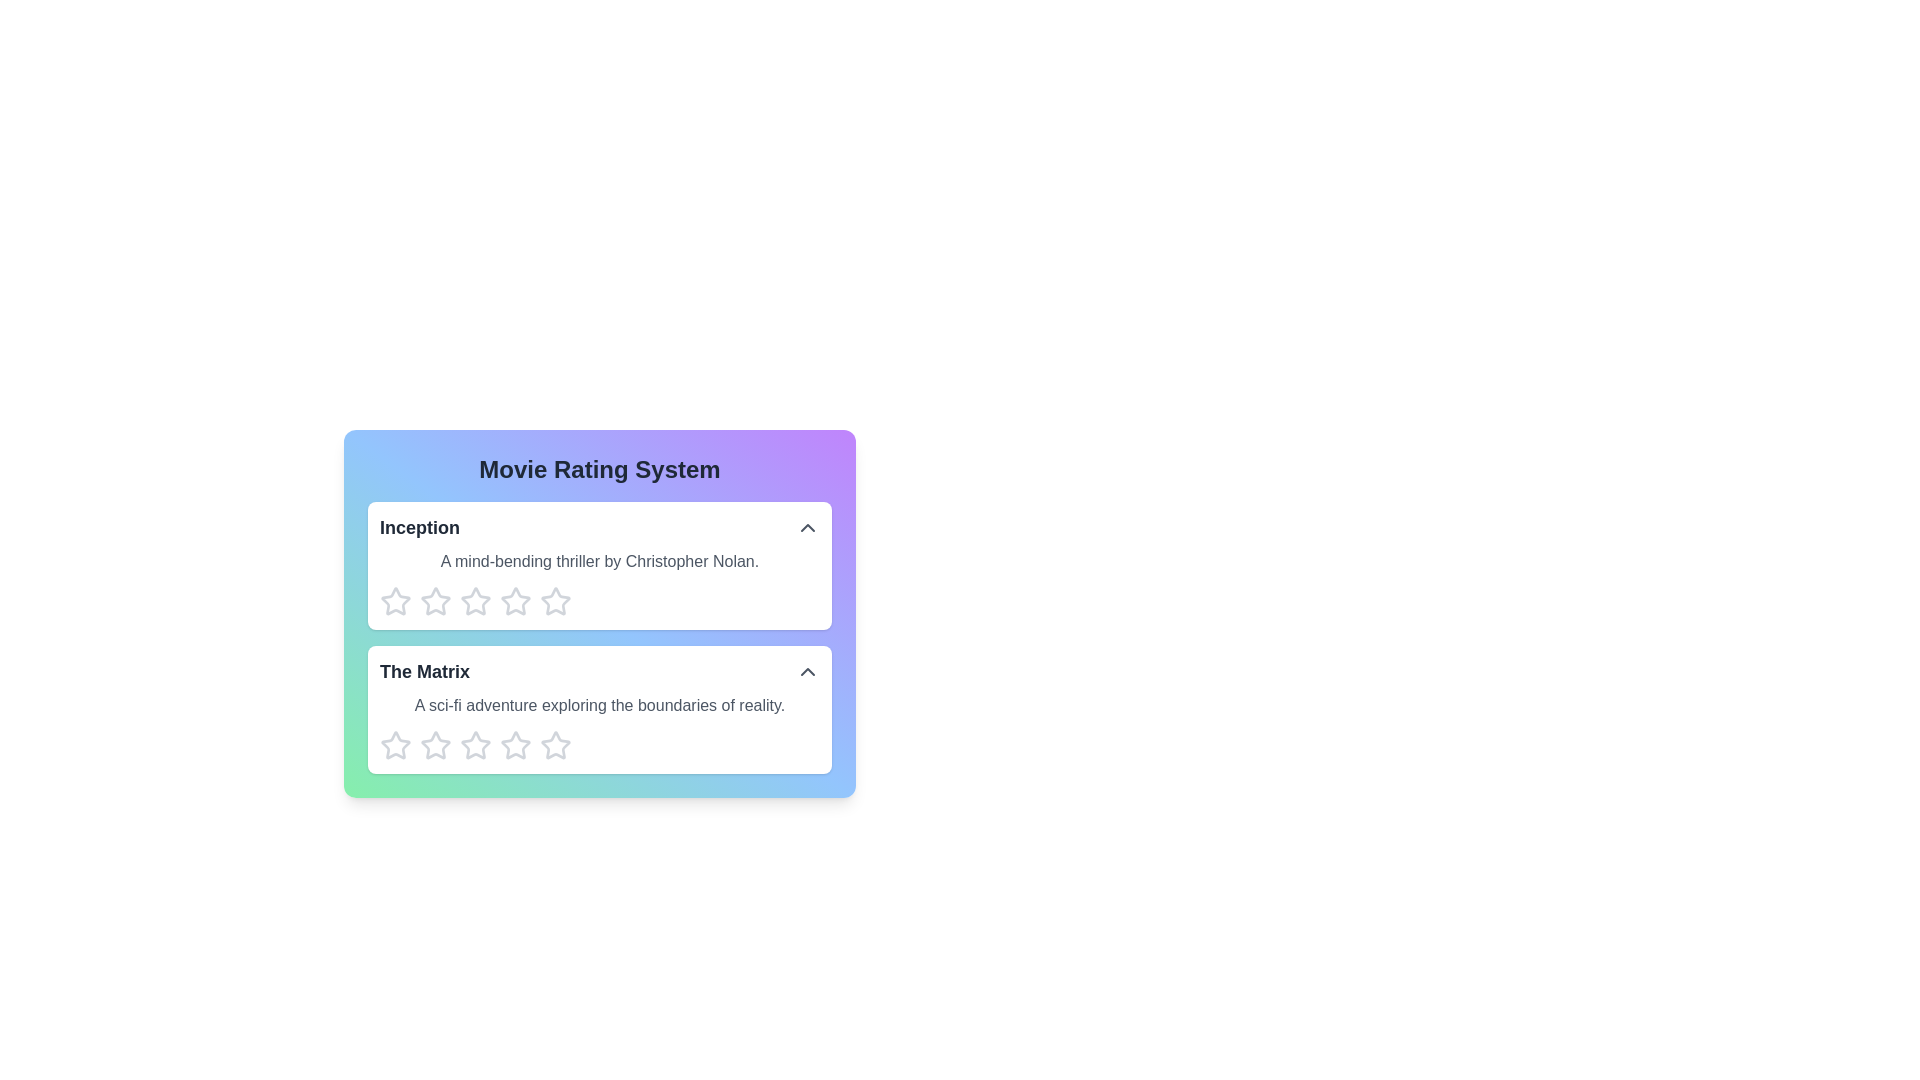 The height and width of the screenshot is (1080, 1920). What do you see at coordinates (515, 600) in the screenshot?
I see `the third star icon from the left` at bounding box center [515, 600].